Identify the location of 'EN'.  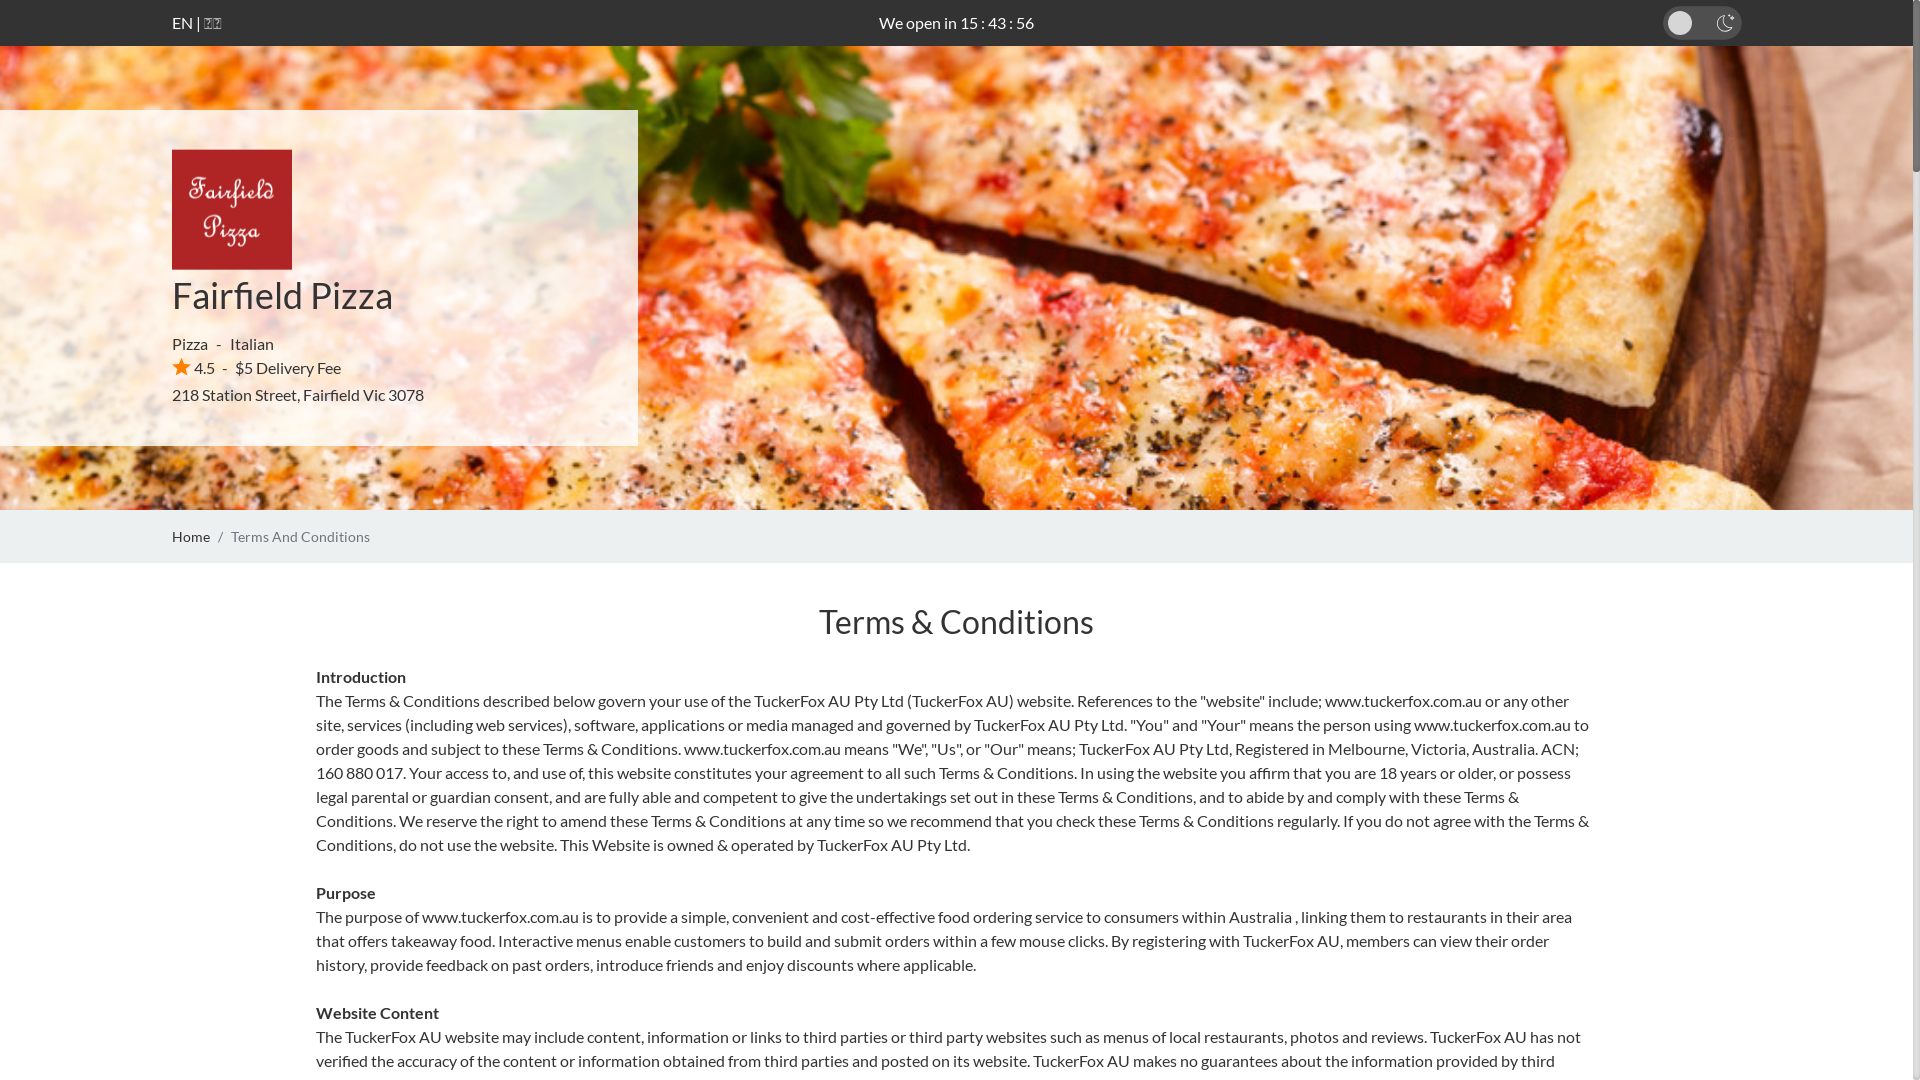
(172, 22).